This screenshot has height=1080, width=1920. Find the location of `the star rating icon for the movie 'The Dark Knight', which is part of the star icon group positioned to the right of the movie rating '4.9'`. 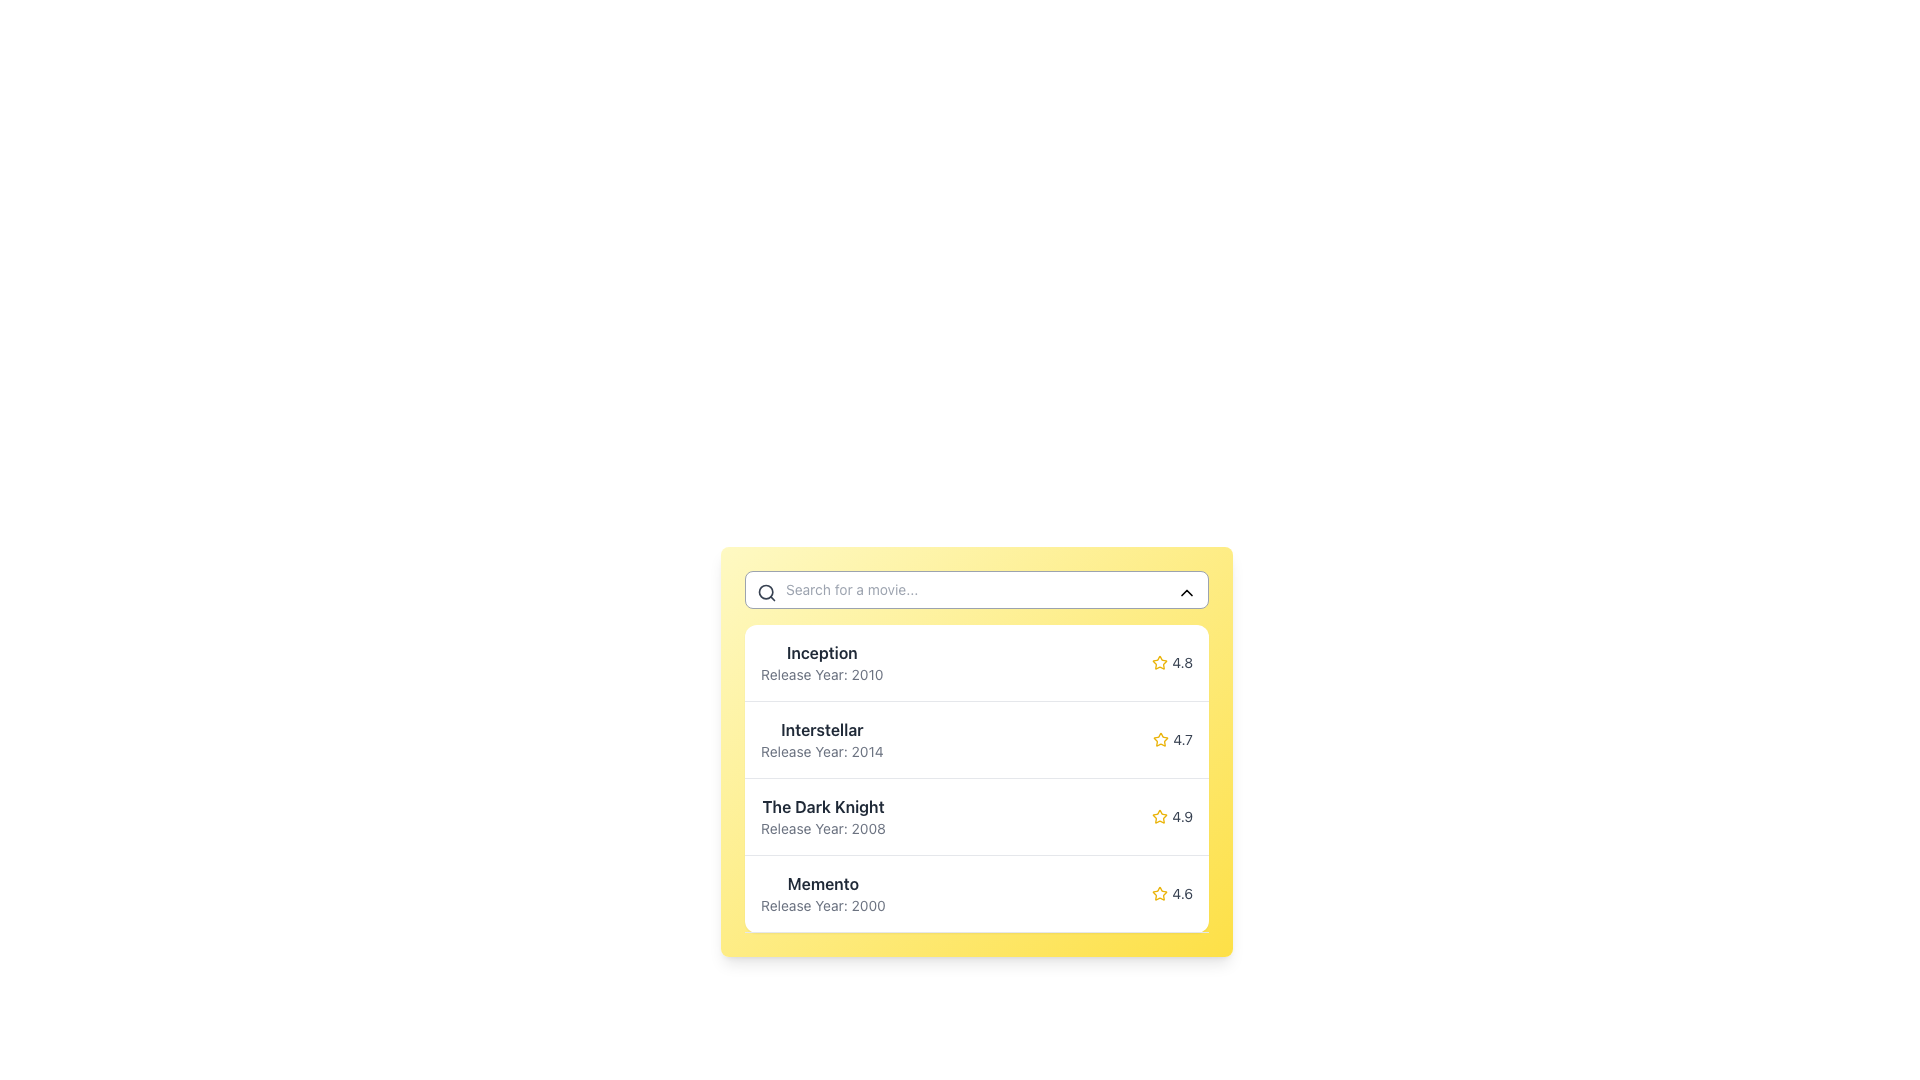

the star rating icon for the movie 'The Dark Knight', which is part of the star icon group positioned to the right of the movie rating '4.9' is located at coordinates (1160, 816).